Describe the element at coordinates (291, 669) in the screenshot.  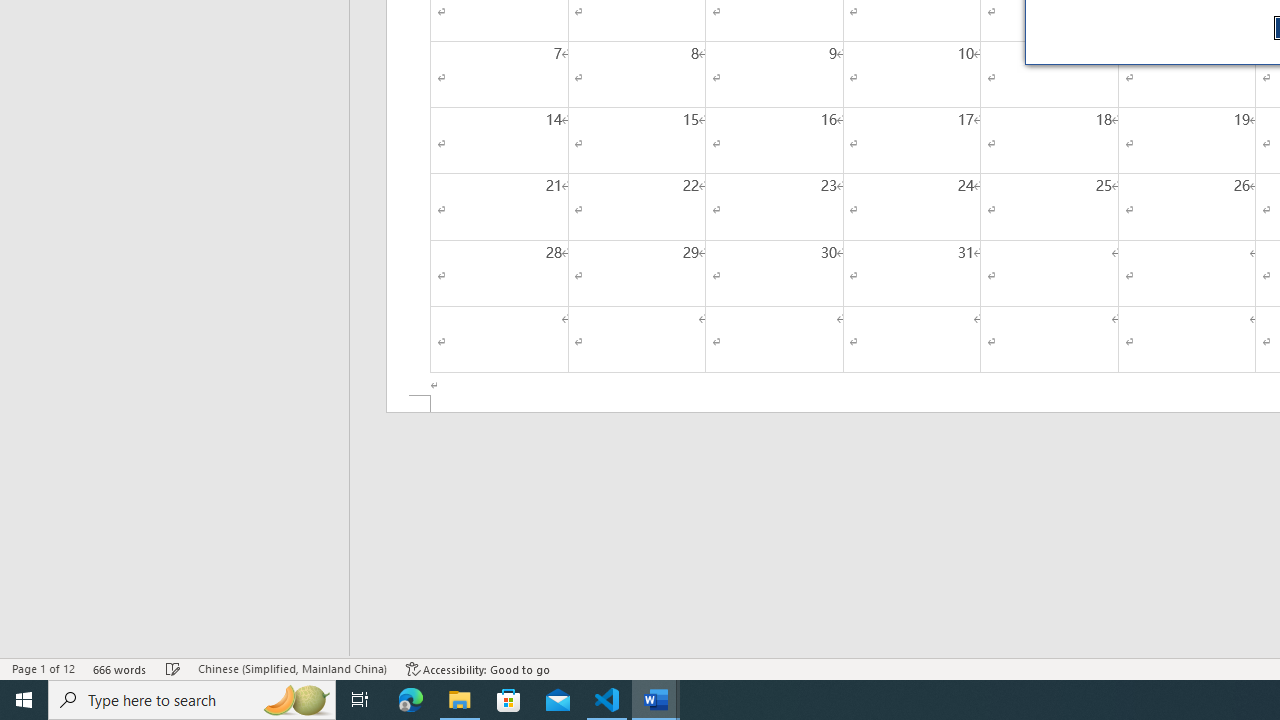
I see `'Language Chinese (Simplified, Mainland China)'` at that location.